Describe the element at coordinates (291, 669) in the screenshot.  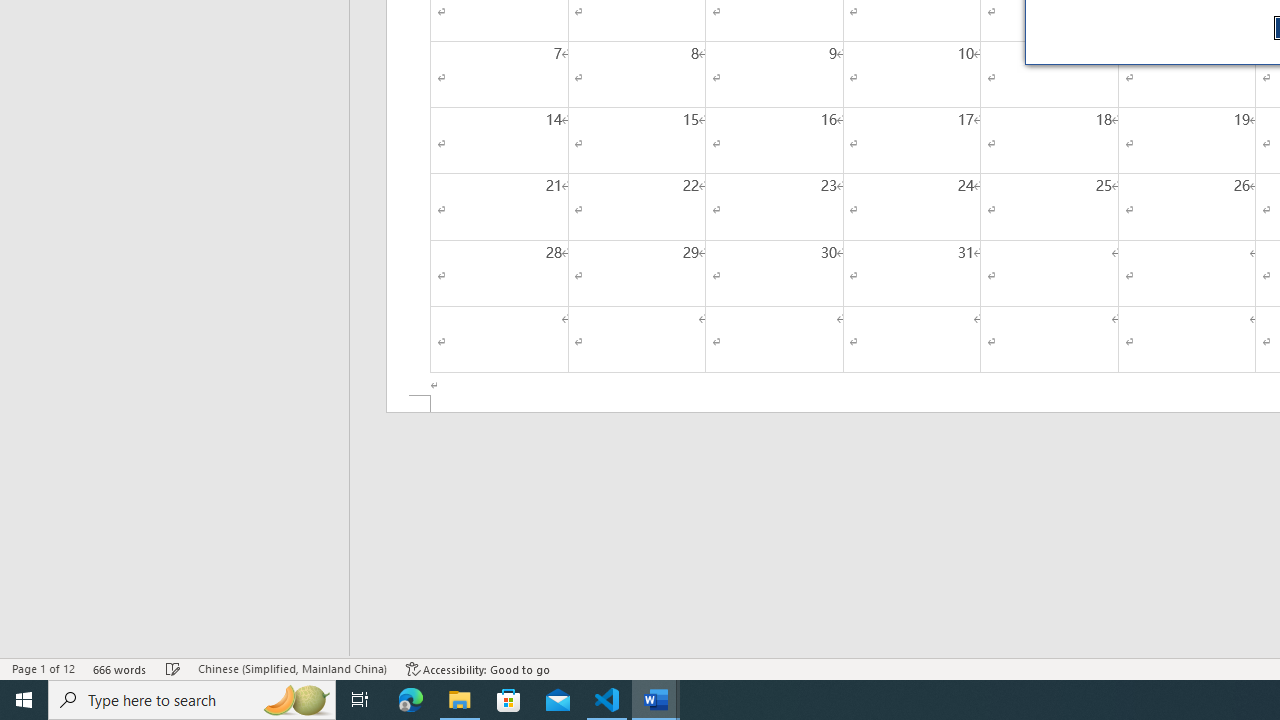
I see `'Language Chinese (Simplified, Mainland China)'` at that location.